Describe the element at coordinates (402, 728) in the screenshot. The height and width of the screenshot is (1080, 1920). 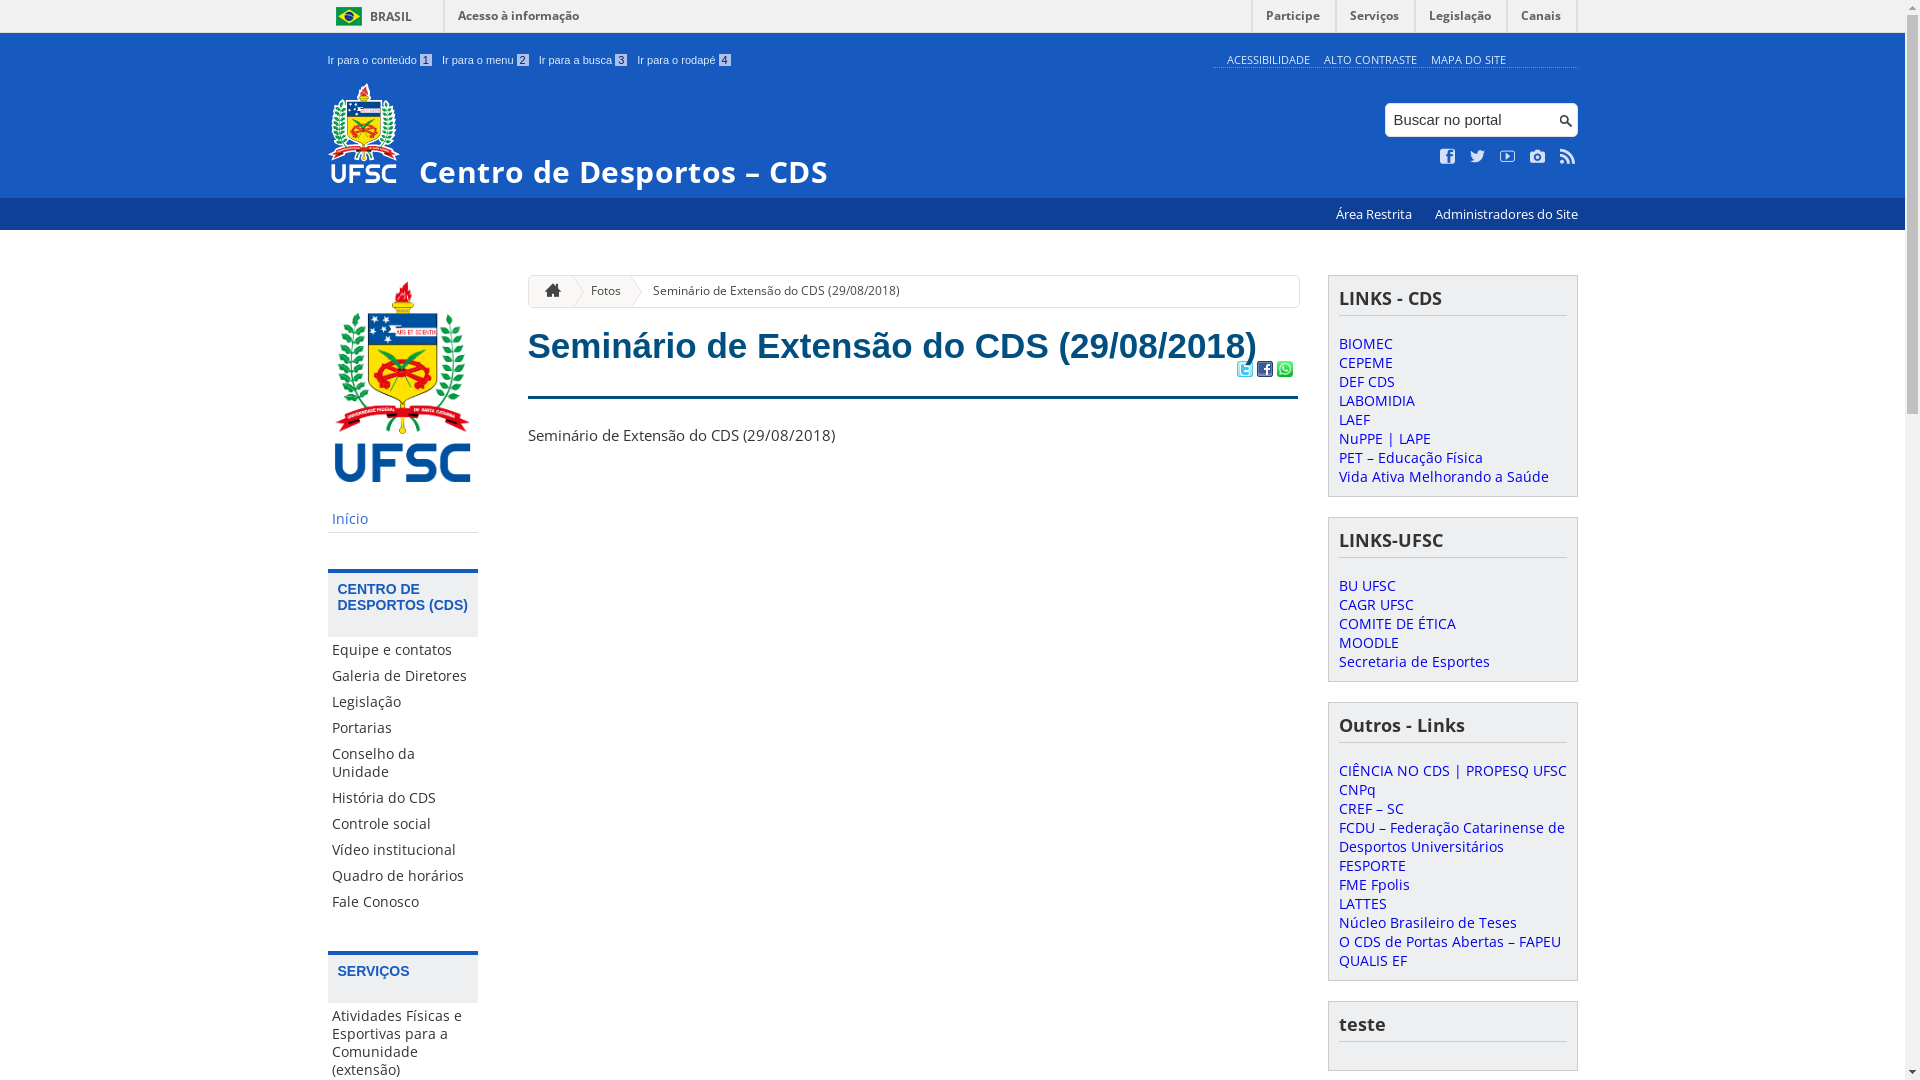
I see `'Portarias'` at that location.